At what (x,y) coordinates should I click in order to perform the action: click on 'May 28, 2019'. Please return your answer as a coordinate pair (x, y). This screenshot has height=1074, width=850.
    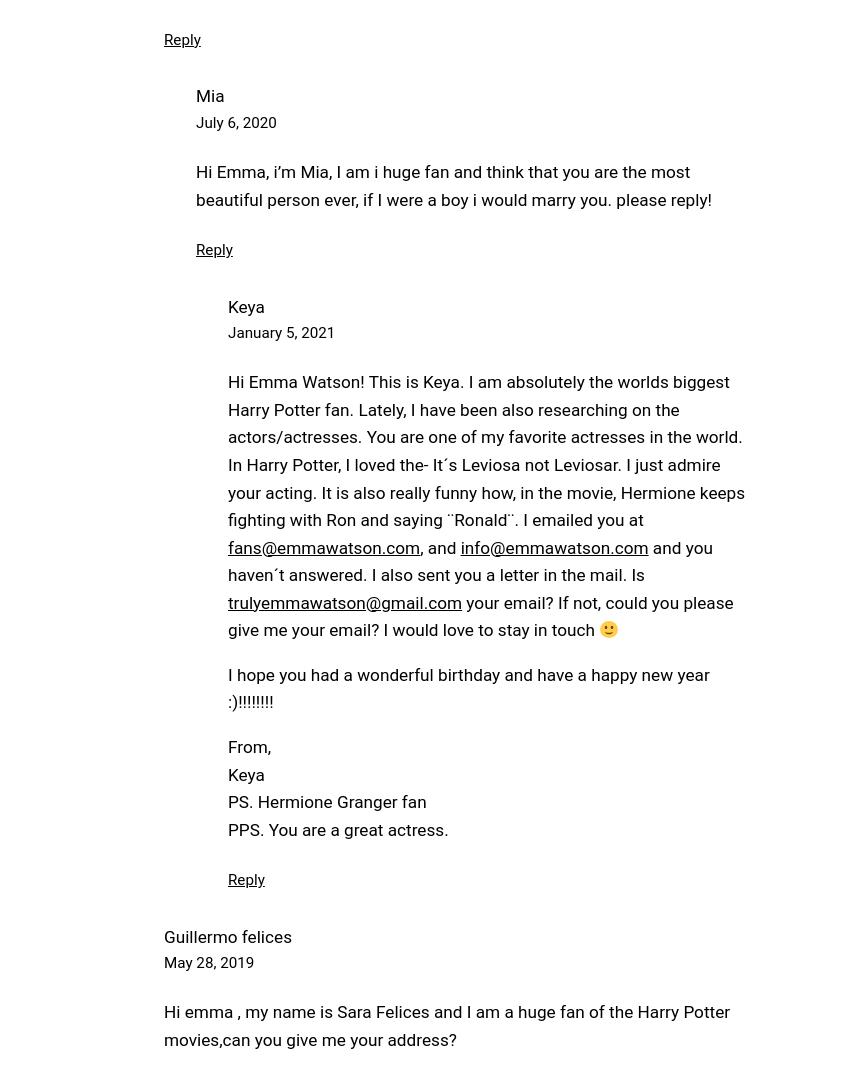
    Looking at the image, I should click on (208, 962).